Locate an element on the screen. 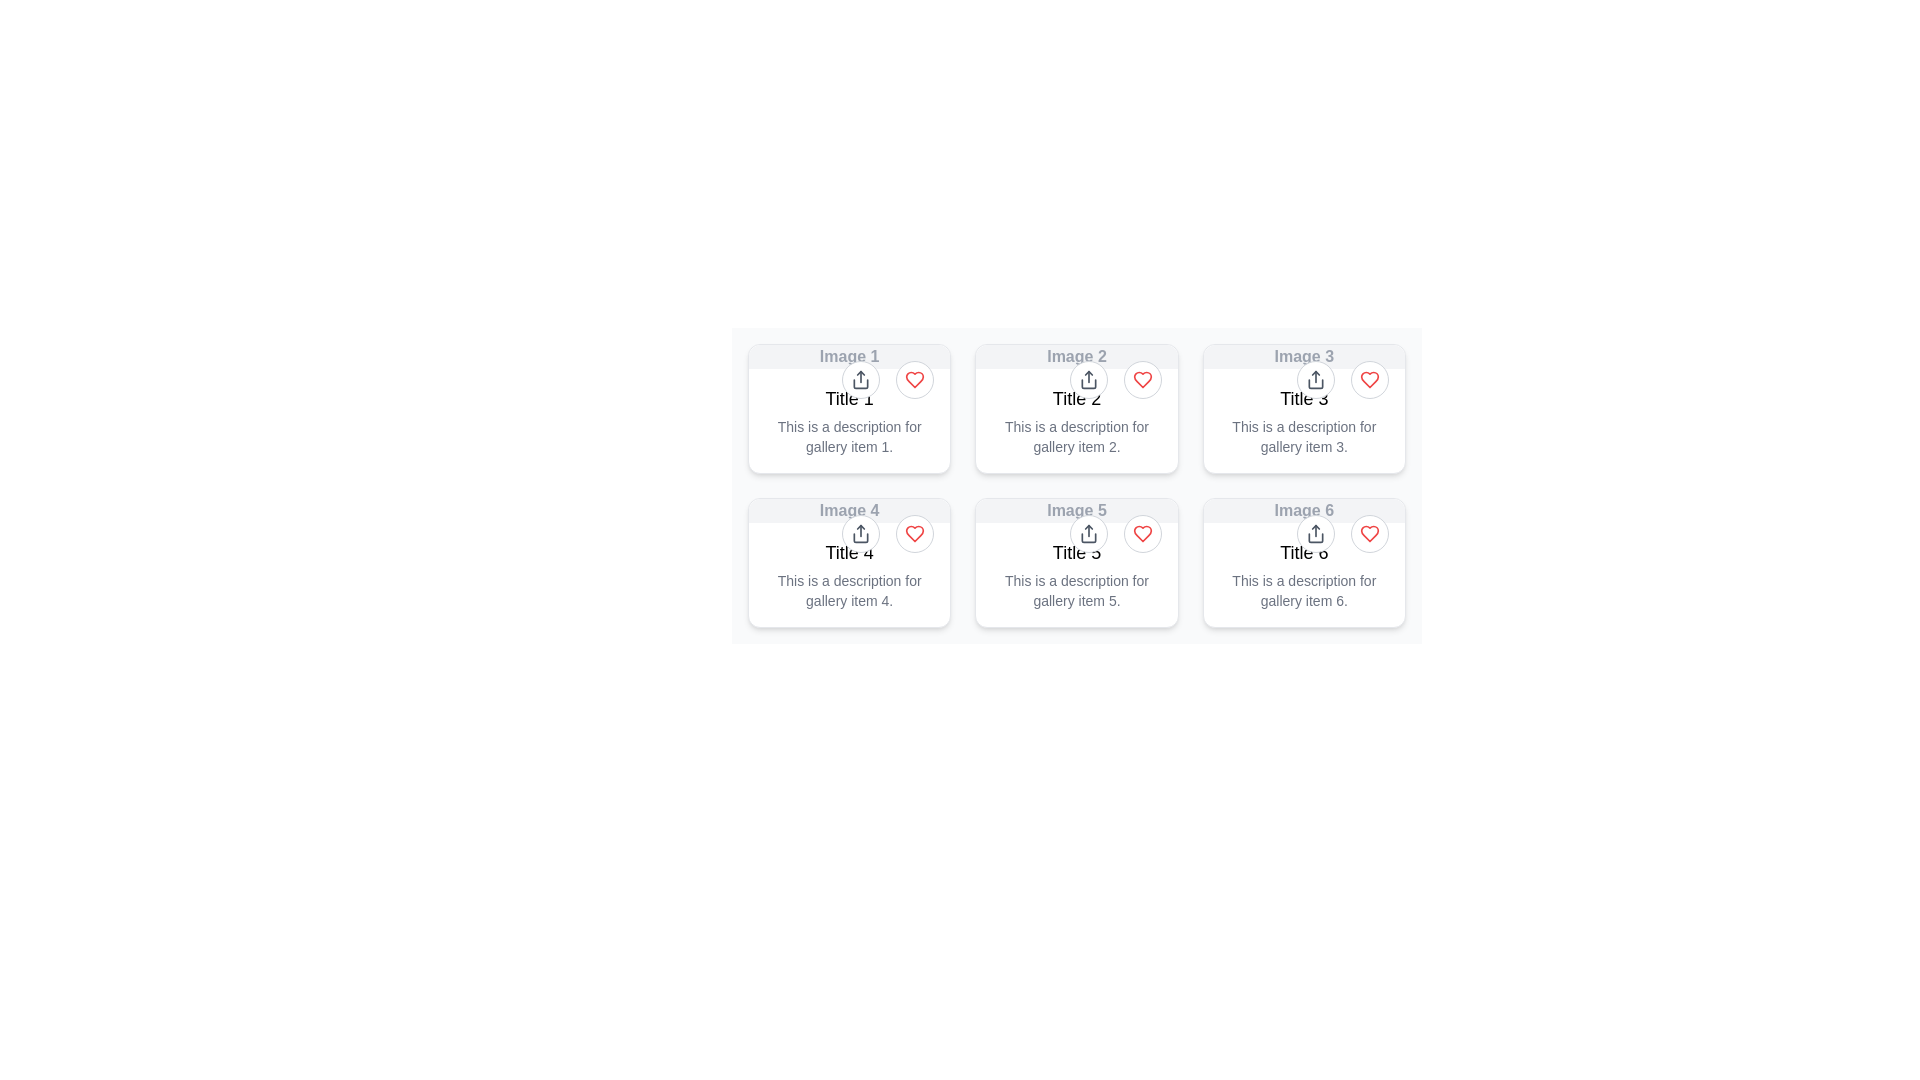 This screenshot has height=1080, width=1920. the 'share' button located at the top-center of the second card in a grid layout, positioned to the left of a heart-shaped icon is located at coordinates (1087, 380).